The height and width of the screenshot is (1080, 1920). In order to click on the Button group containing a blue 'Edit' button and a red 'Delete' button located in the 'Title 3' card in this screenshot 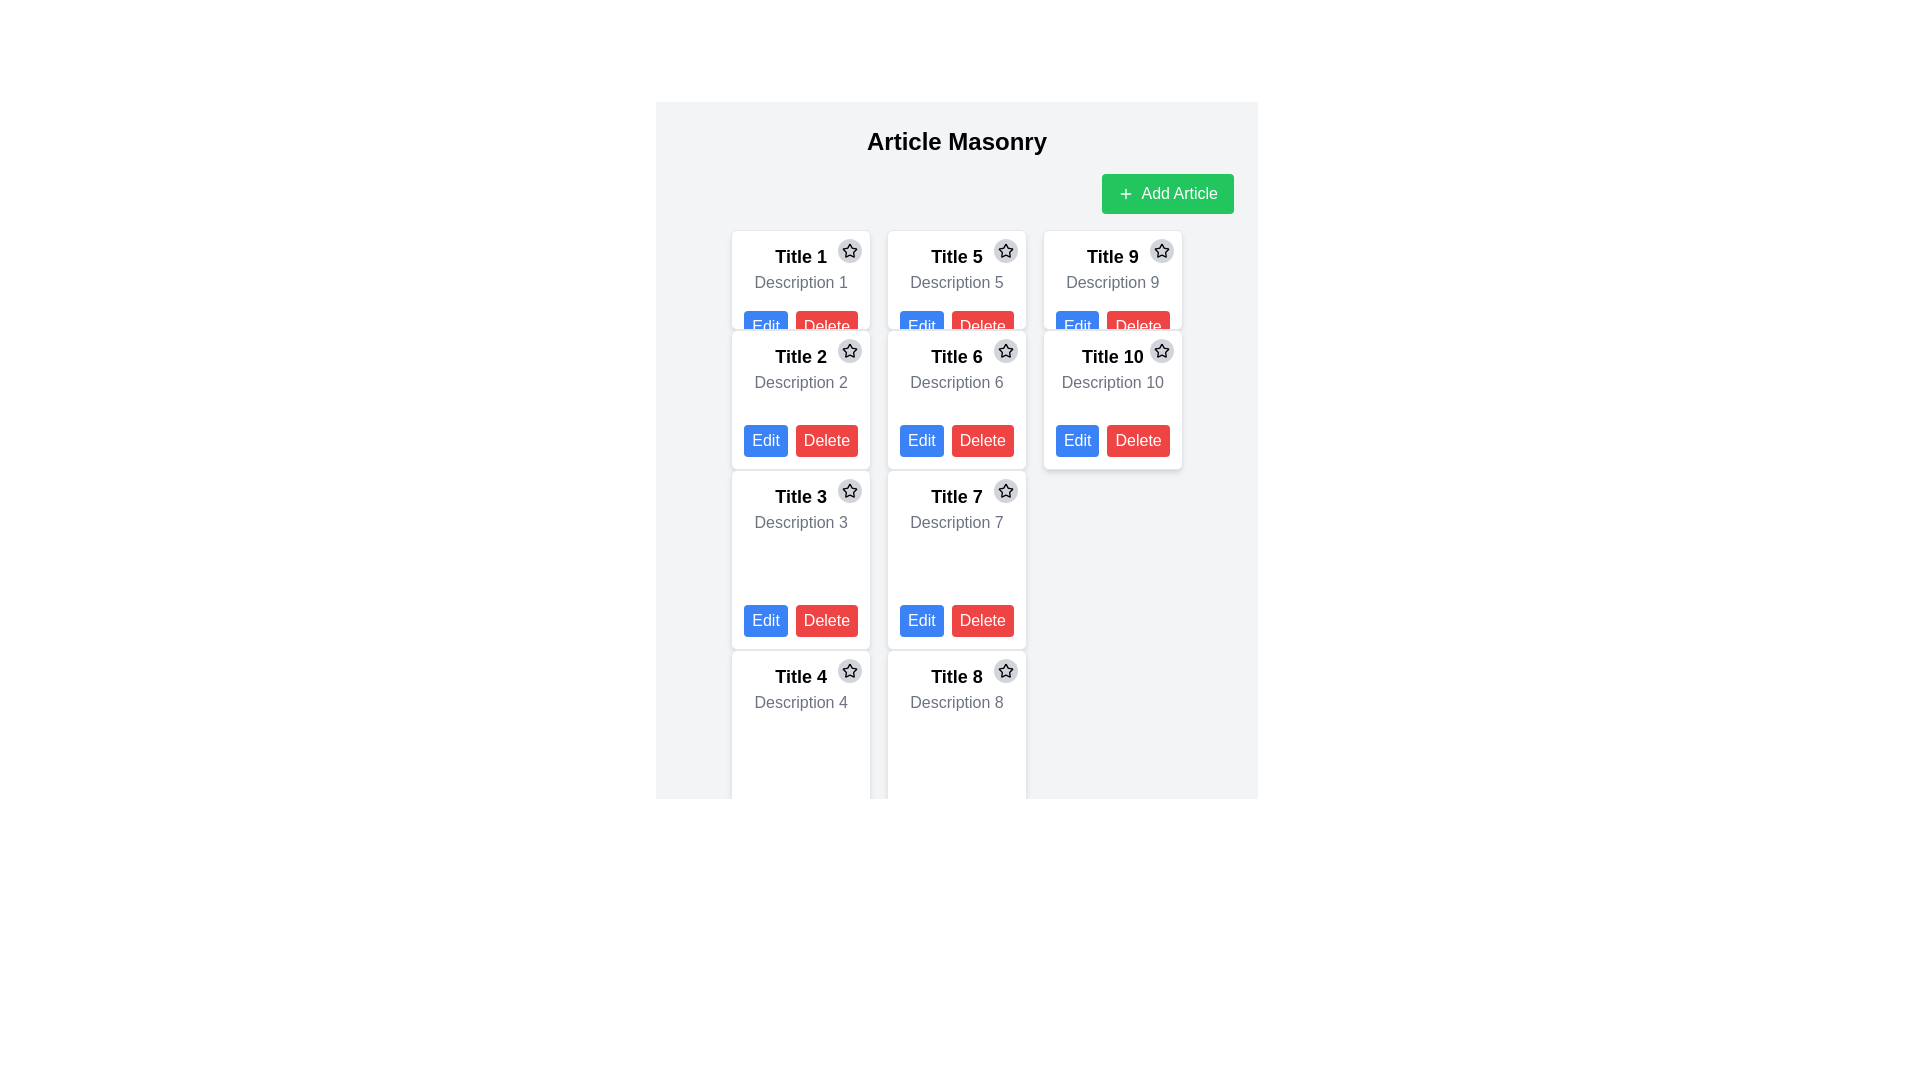, I will do `click(801, 620)`.